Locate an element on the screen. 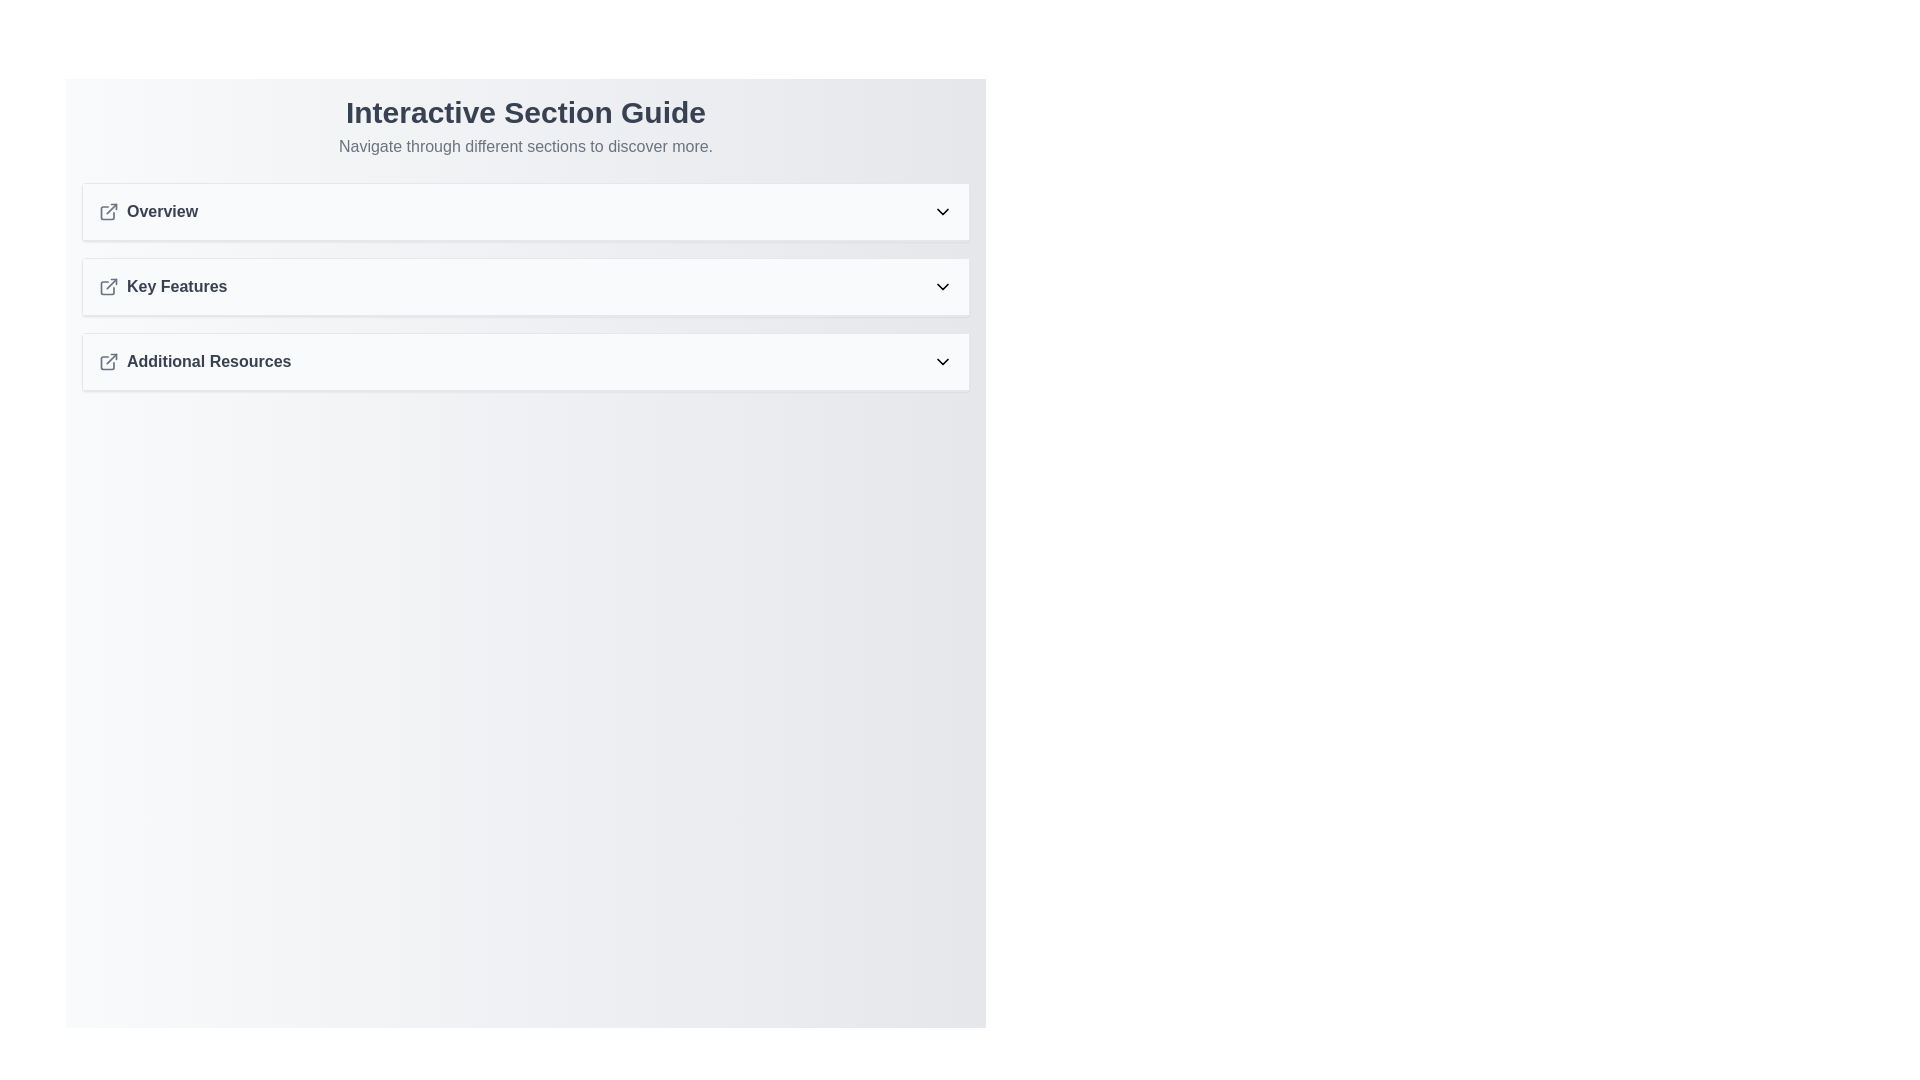  the chevron icon button located at the far right of the 'Overview' section is located at coordinates (941, 212).